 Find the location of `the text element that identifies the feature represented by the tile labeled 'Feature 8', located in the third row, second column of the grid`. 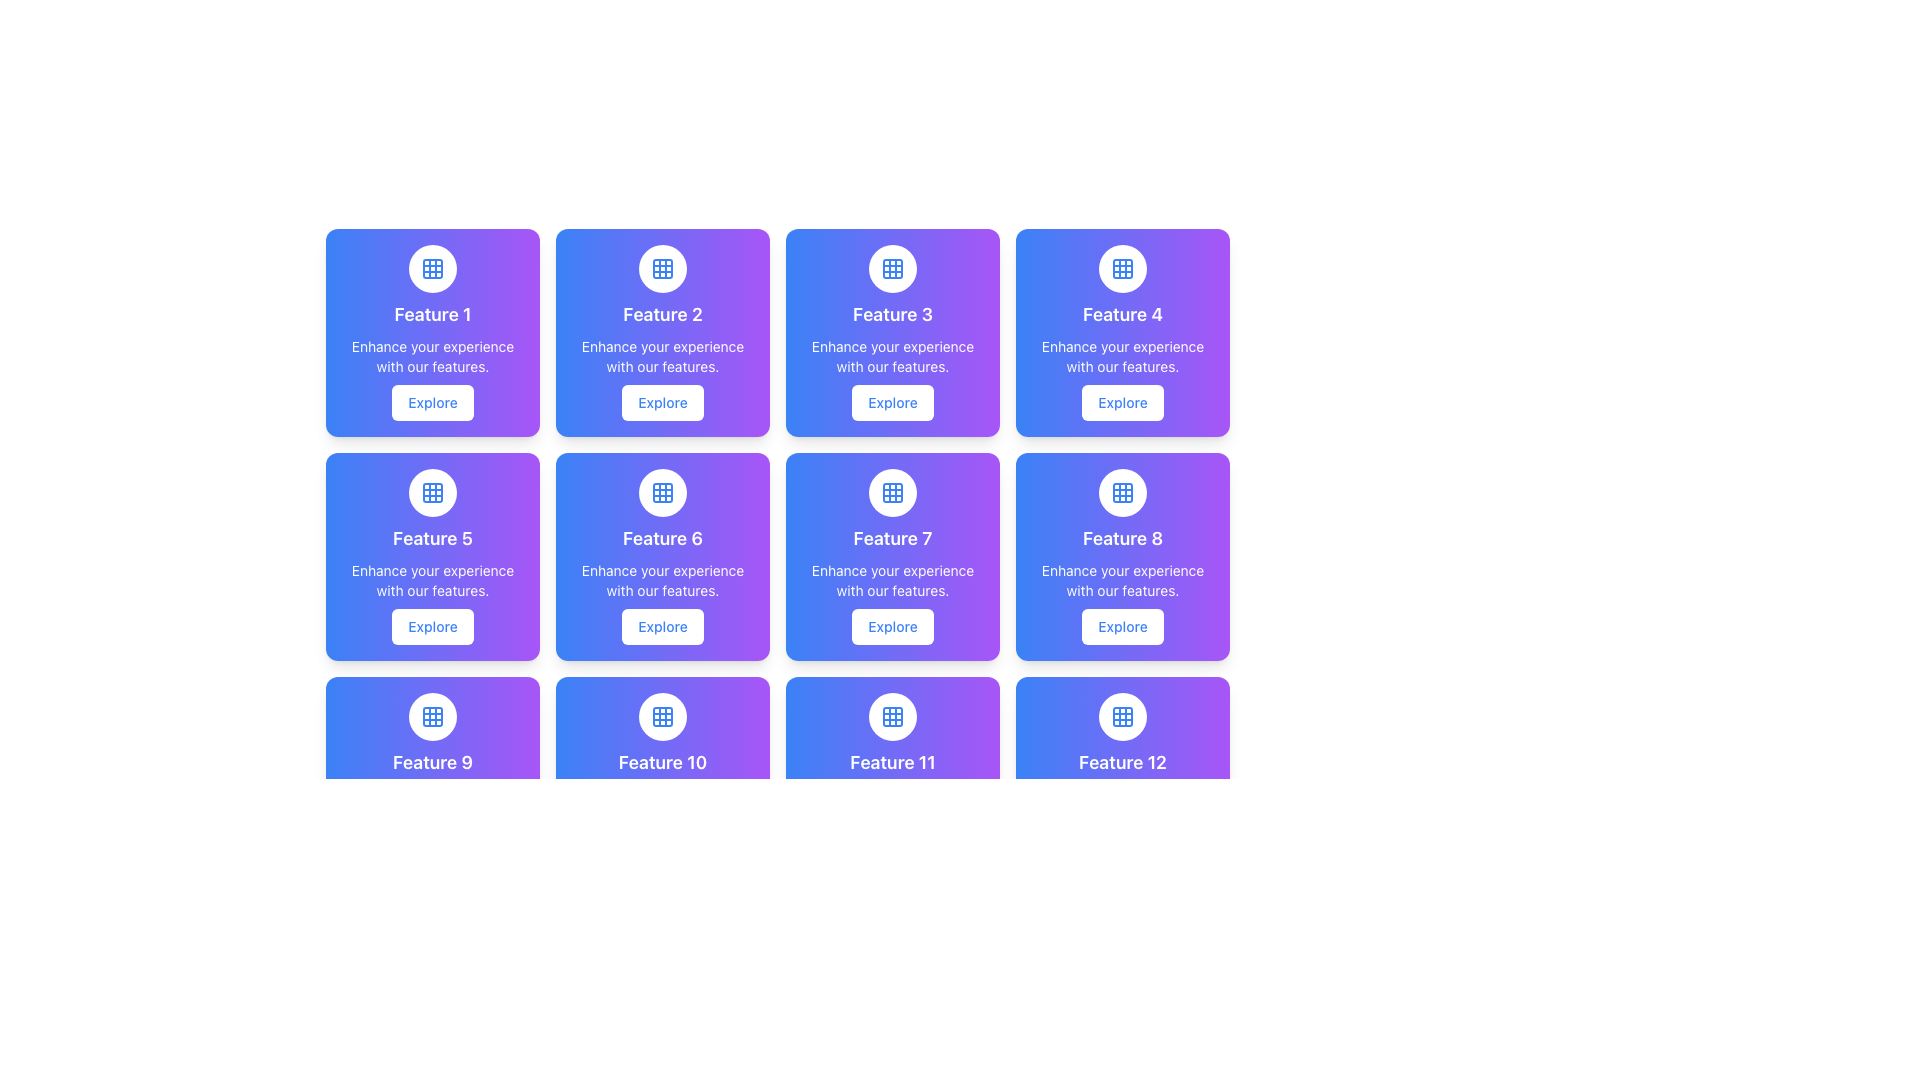

the text element that identifies the feature represented by the tile labeled 'Feature 8', located in the third row, second column of the grid is located at coordinates (1123, 538).